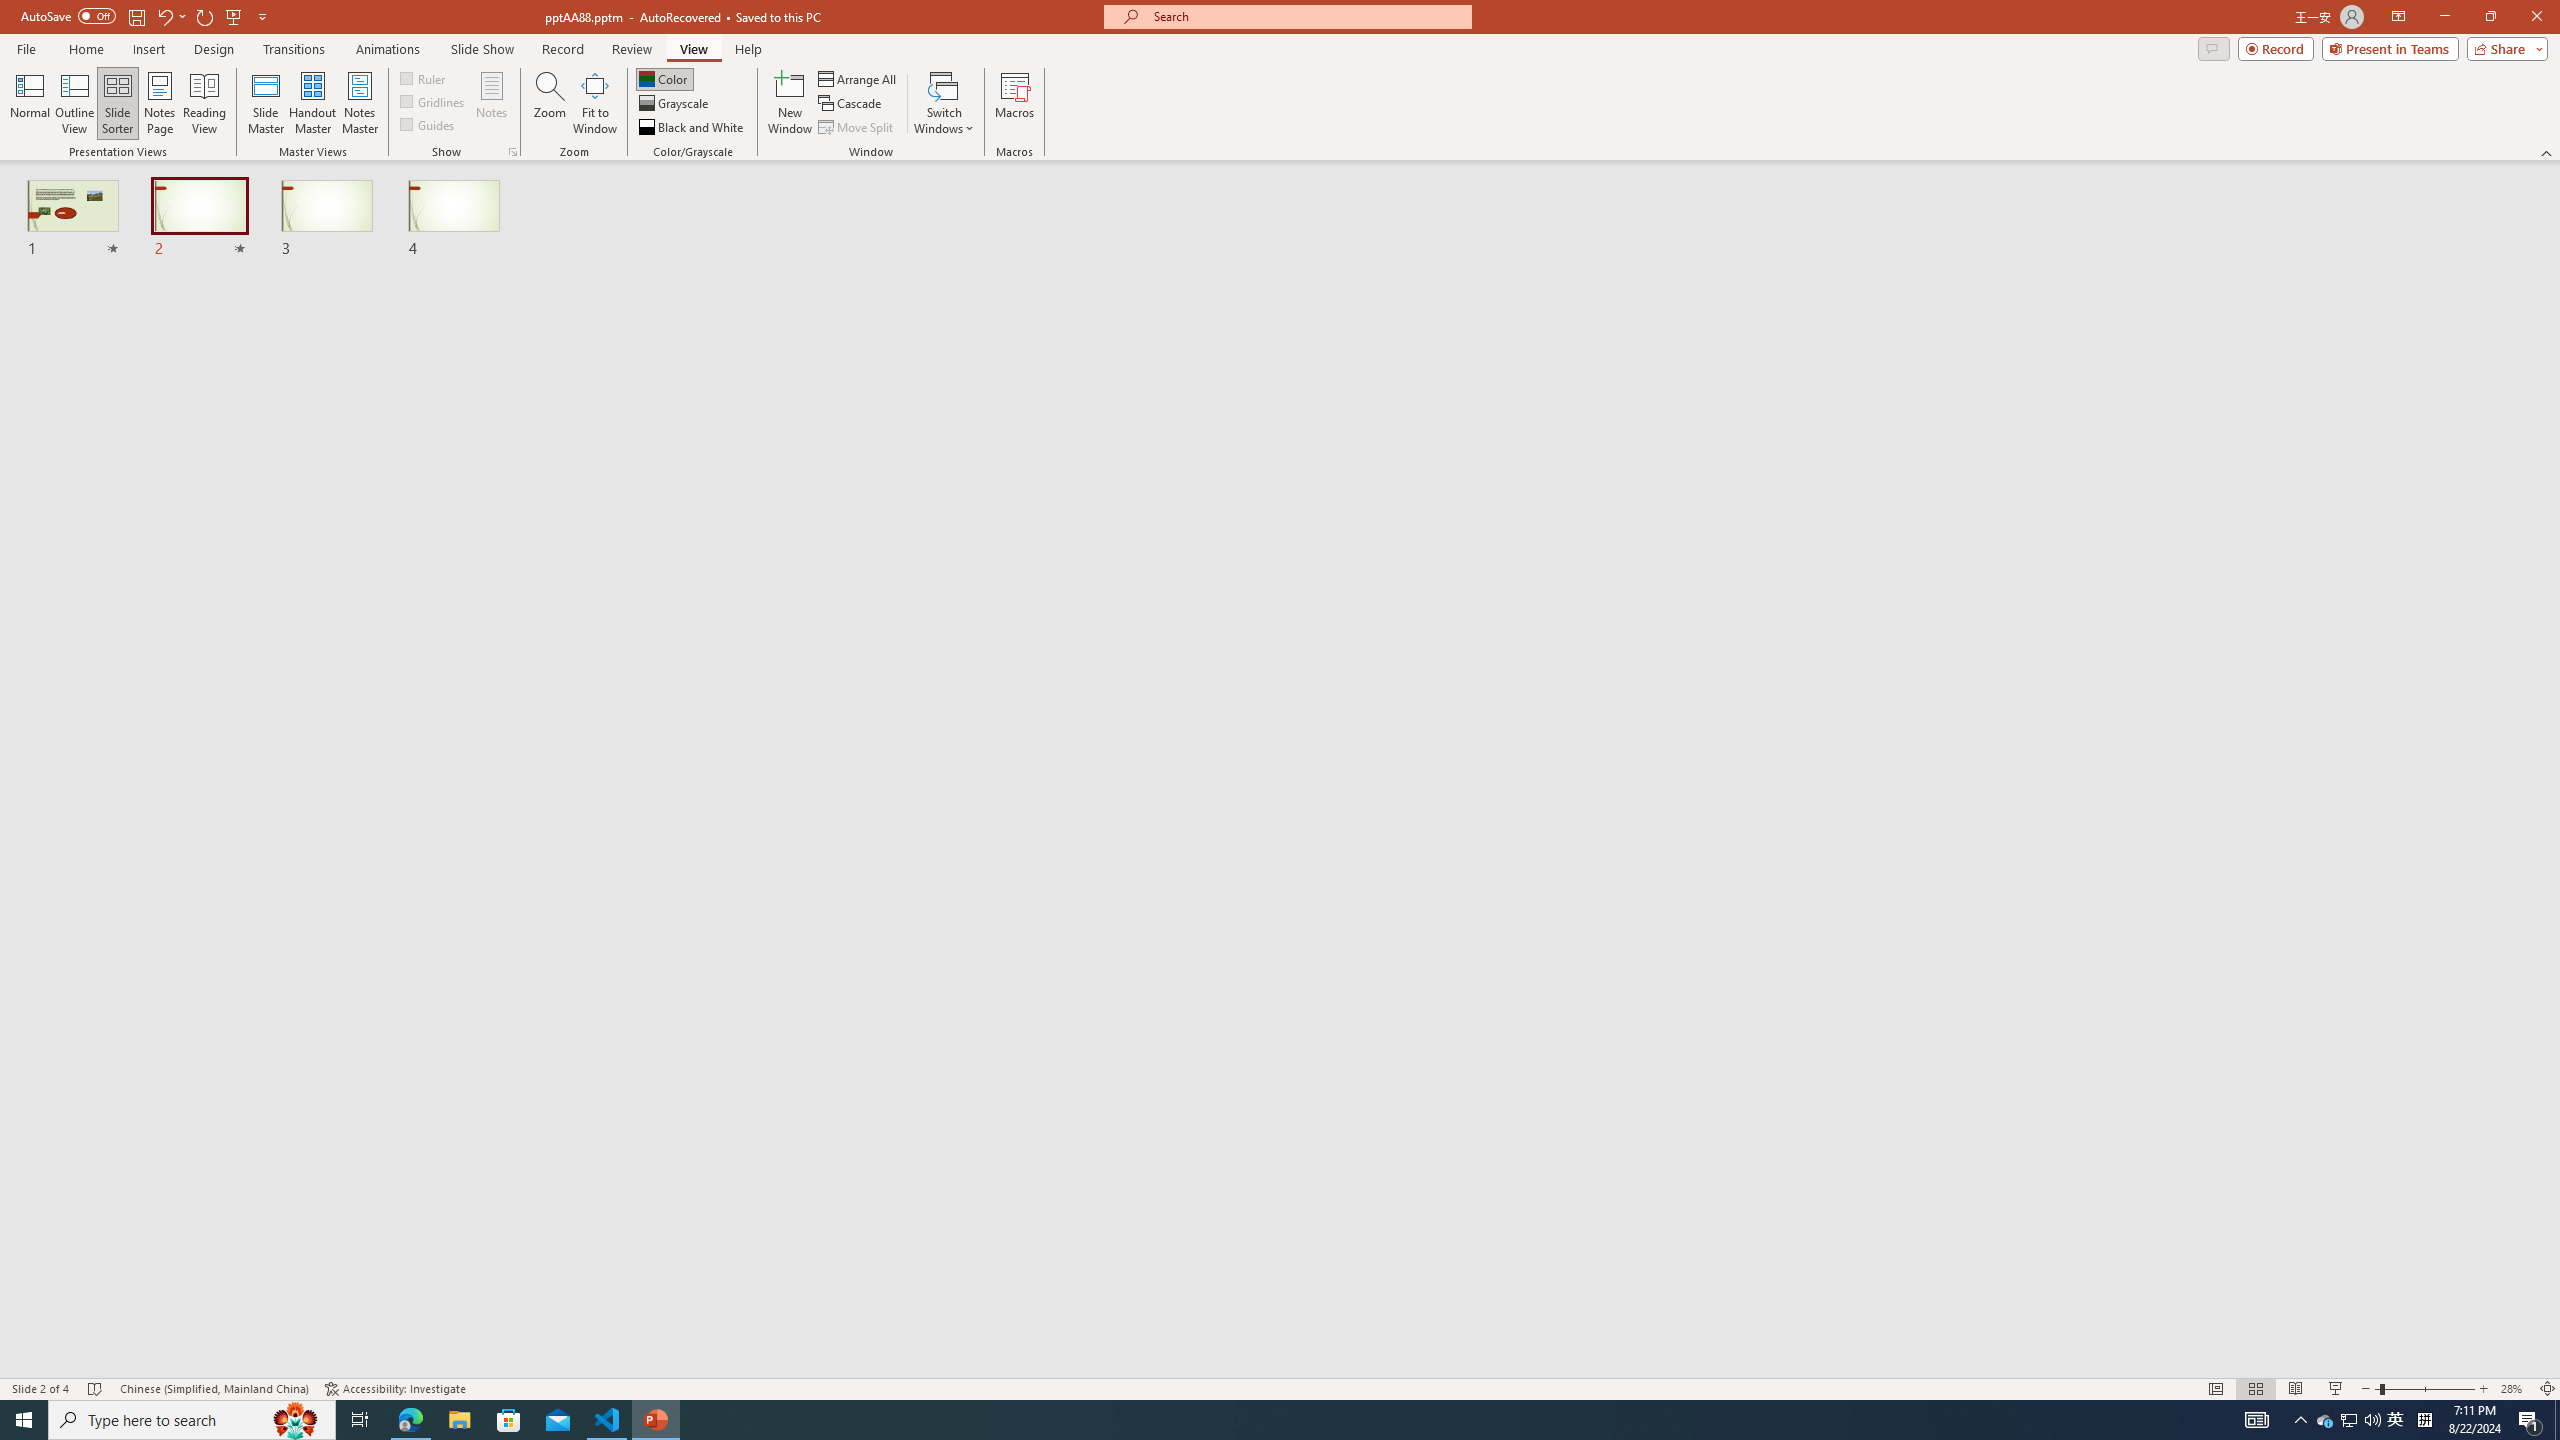 The width and height of the screenshot is (2560, 1440). I want to click on 'Move Split', so click(856, 127).